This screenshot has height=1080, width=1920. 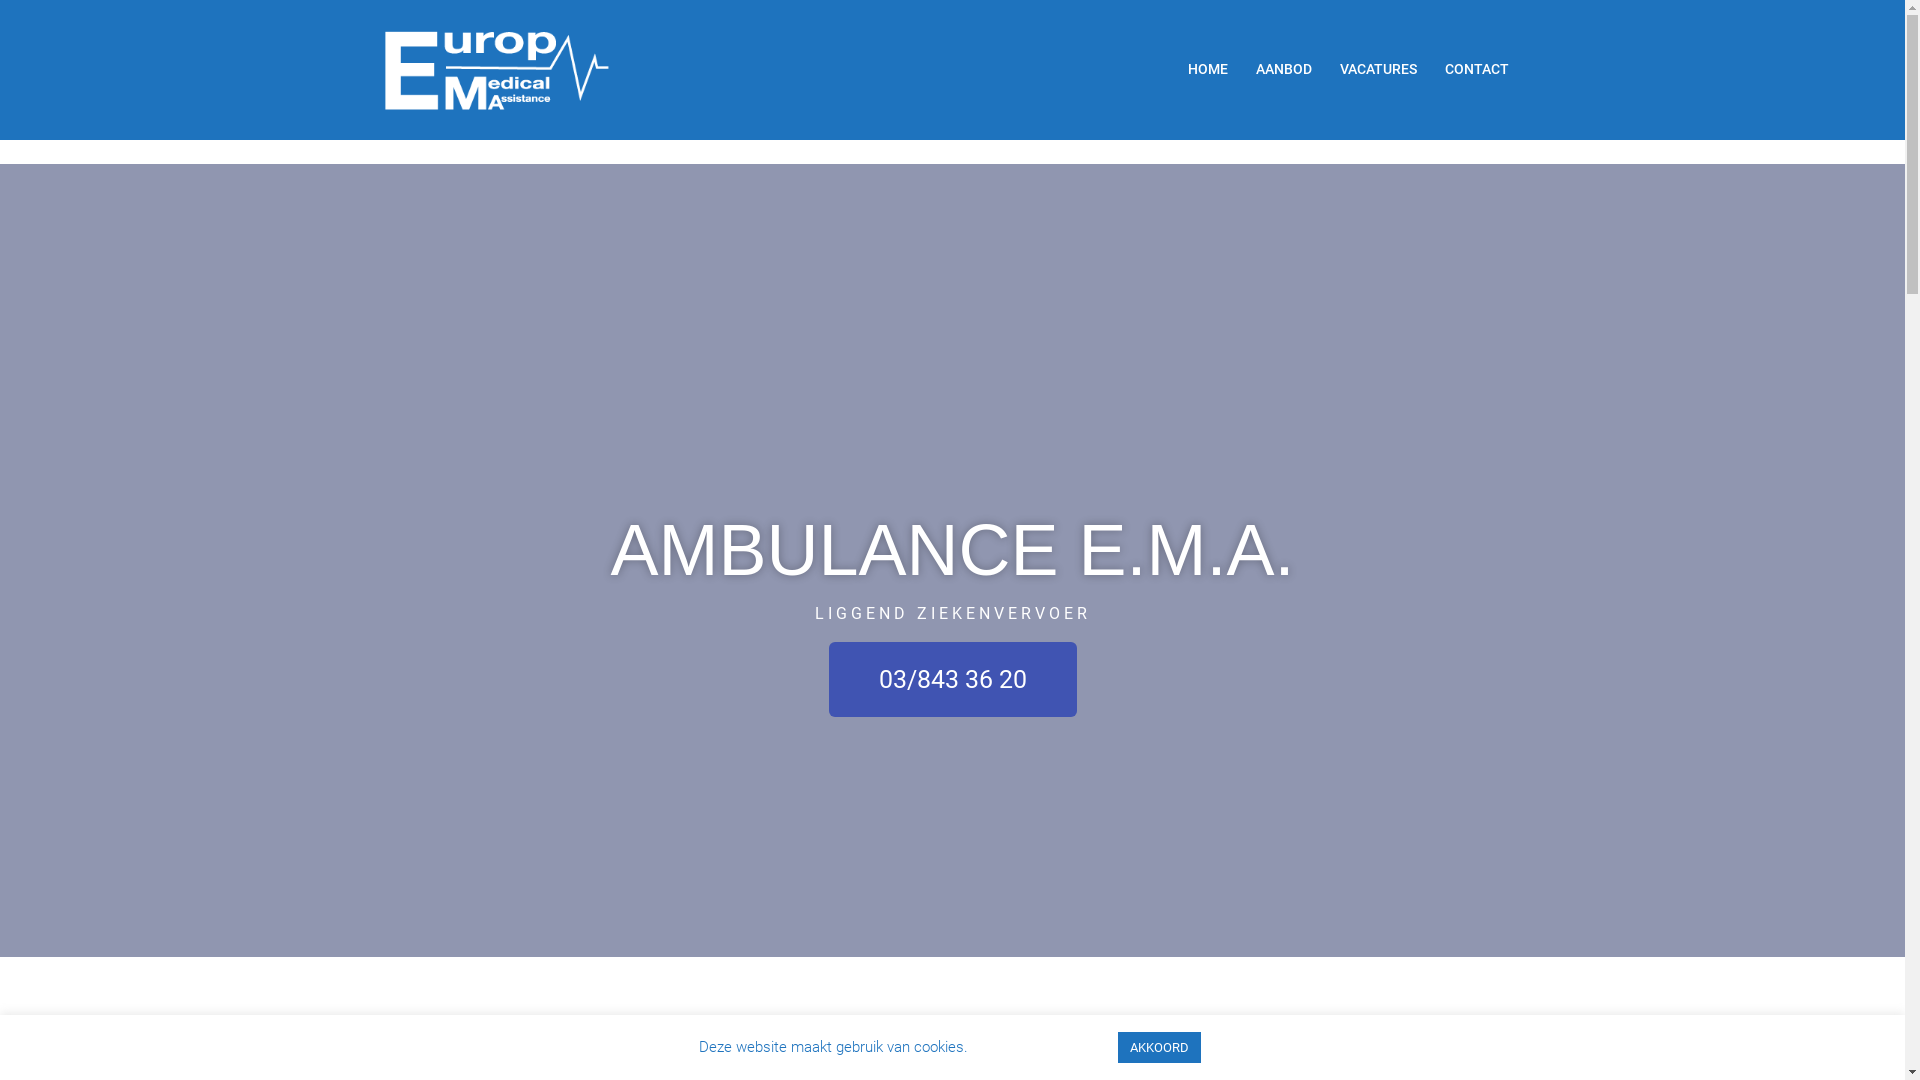 What do you see at coordinates (1283, 68) in the screenshot?
I see `'AANBOD'` at bounding box center [1283, 68].